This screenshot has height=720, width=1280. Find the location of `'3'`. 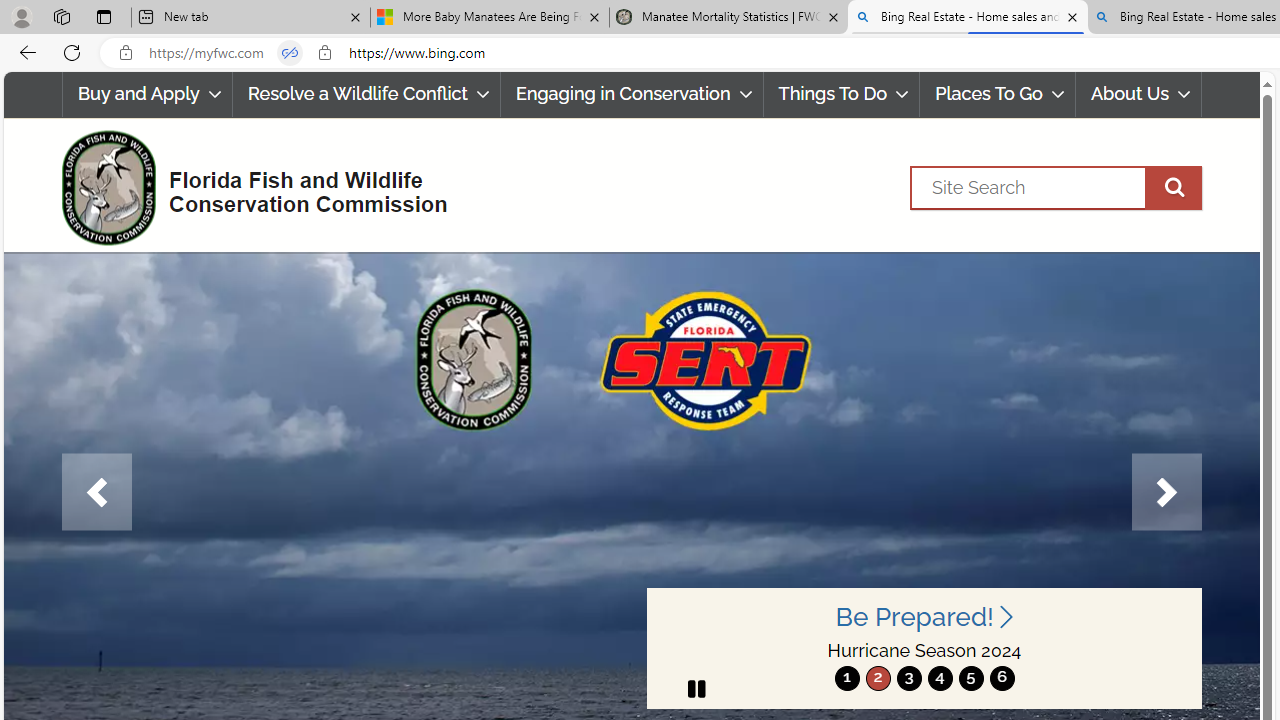

'3' is located at coordinates (907, 677).